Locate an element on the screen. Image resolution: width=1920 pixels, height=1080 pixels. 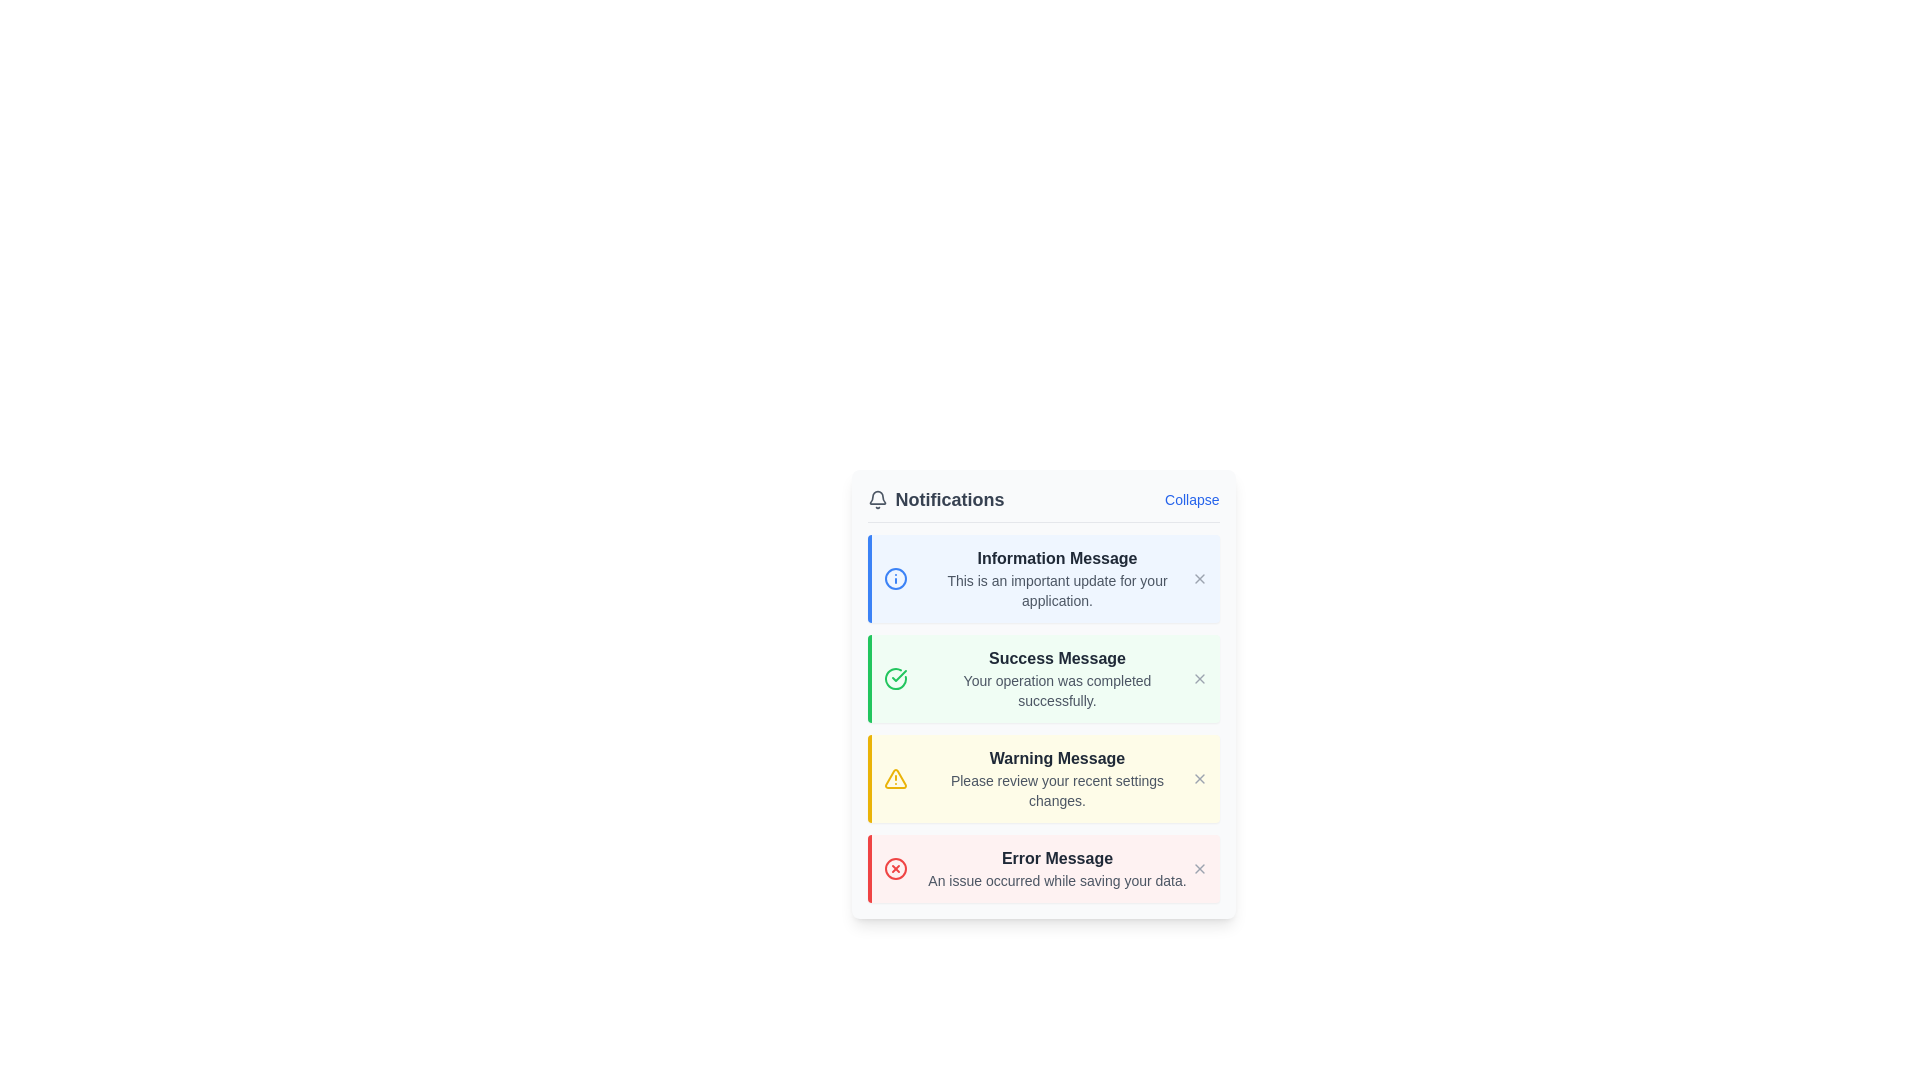
the Graphic Icon located at the leftmost side of the 'Error Message' notification box is located at coordinates (894, 867).